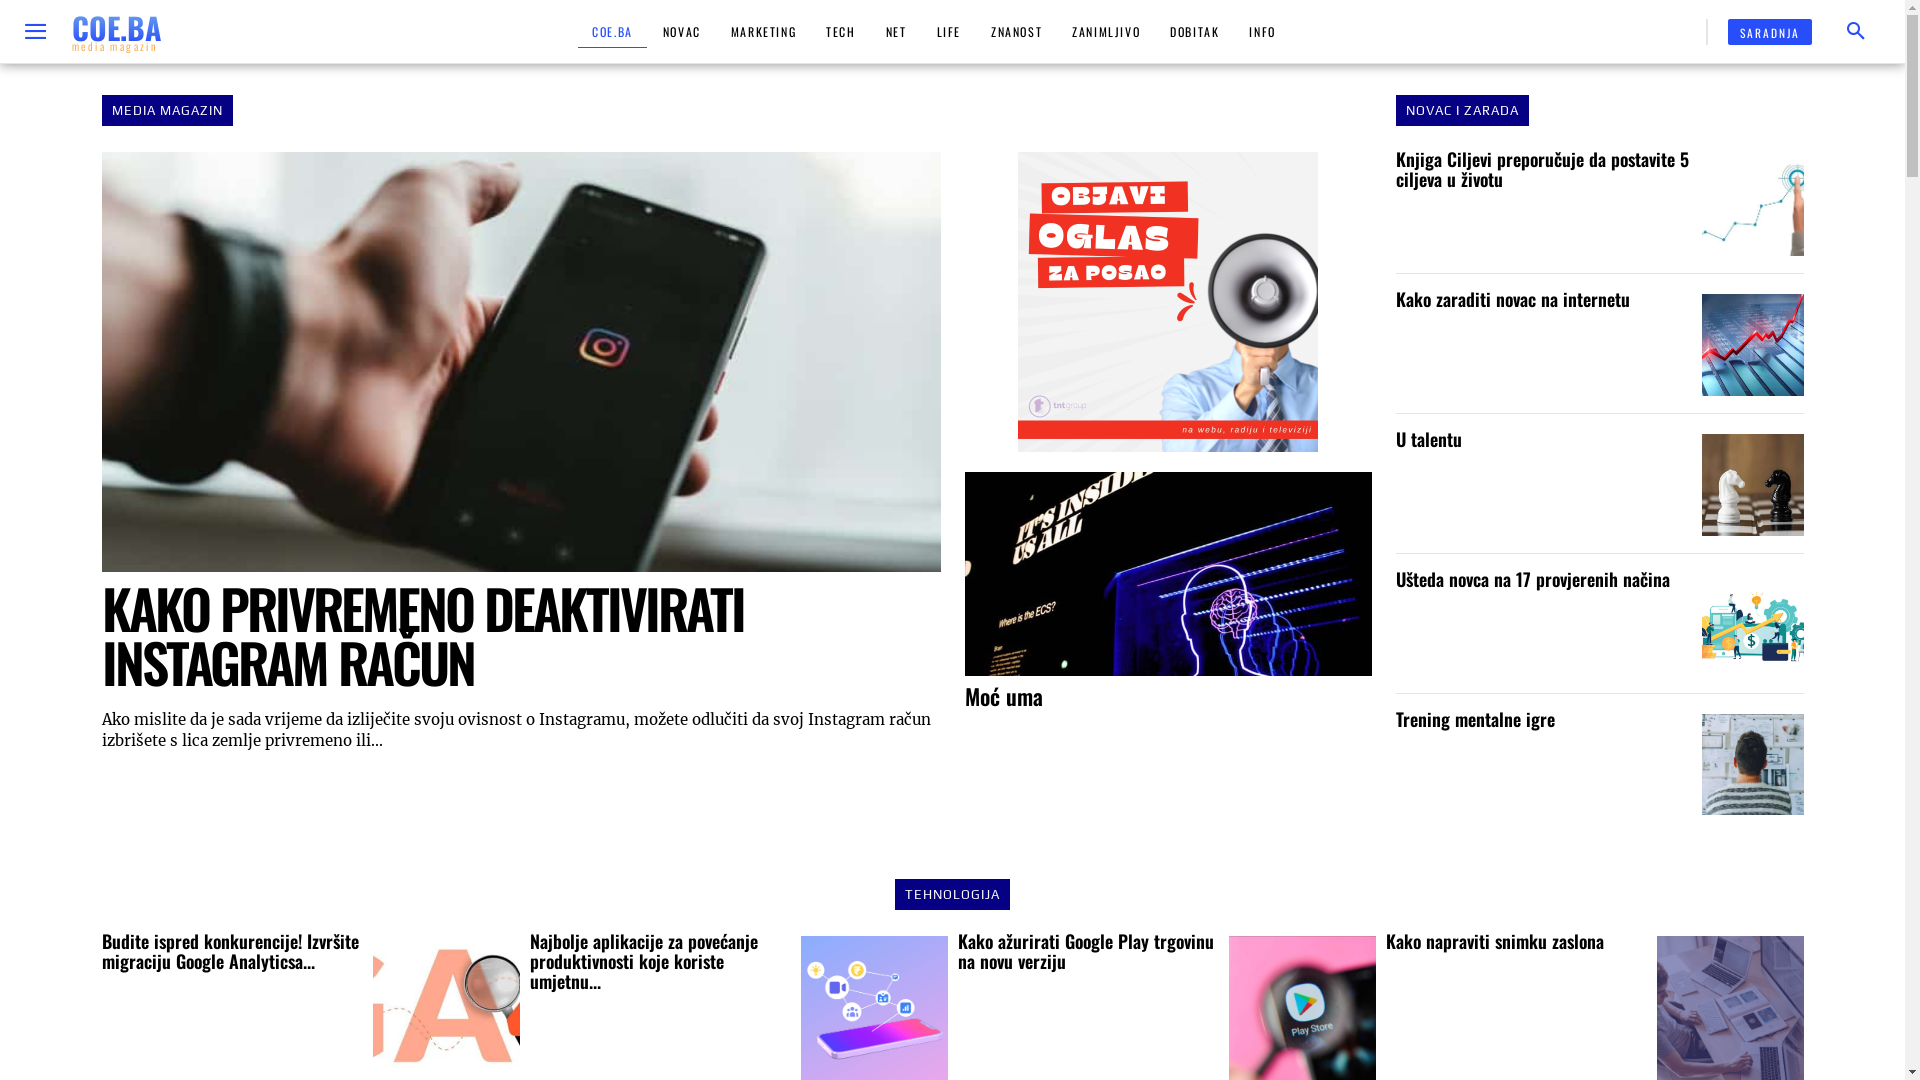 The width and height of the screenshot is (1920, 1080). What do you see at coordinates (167, 110) in the screenshot?
I see `'MEDIA MAGAZIN'` at bounding box center [167, 110].